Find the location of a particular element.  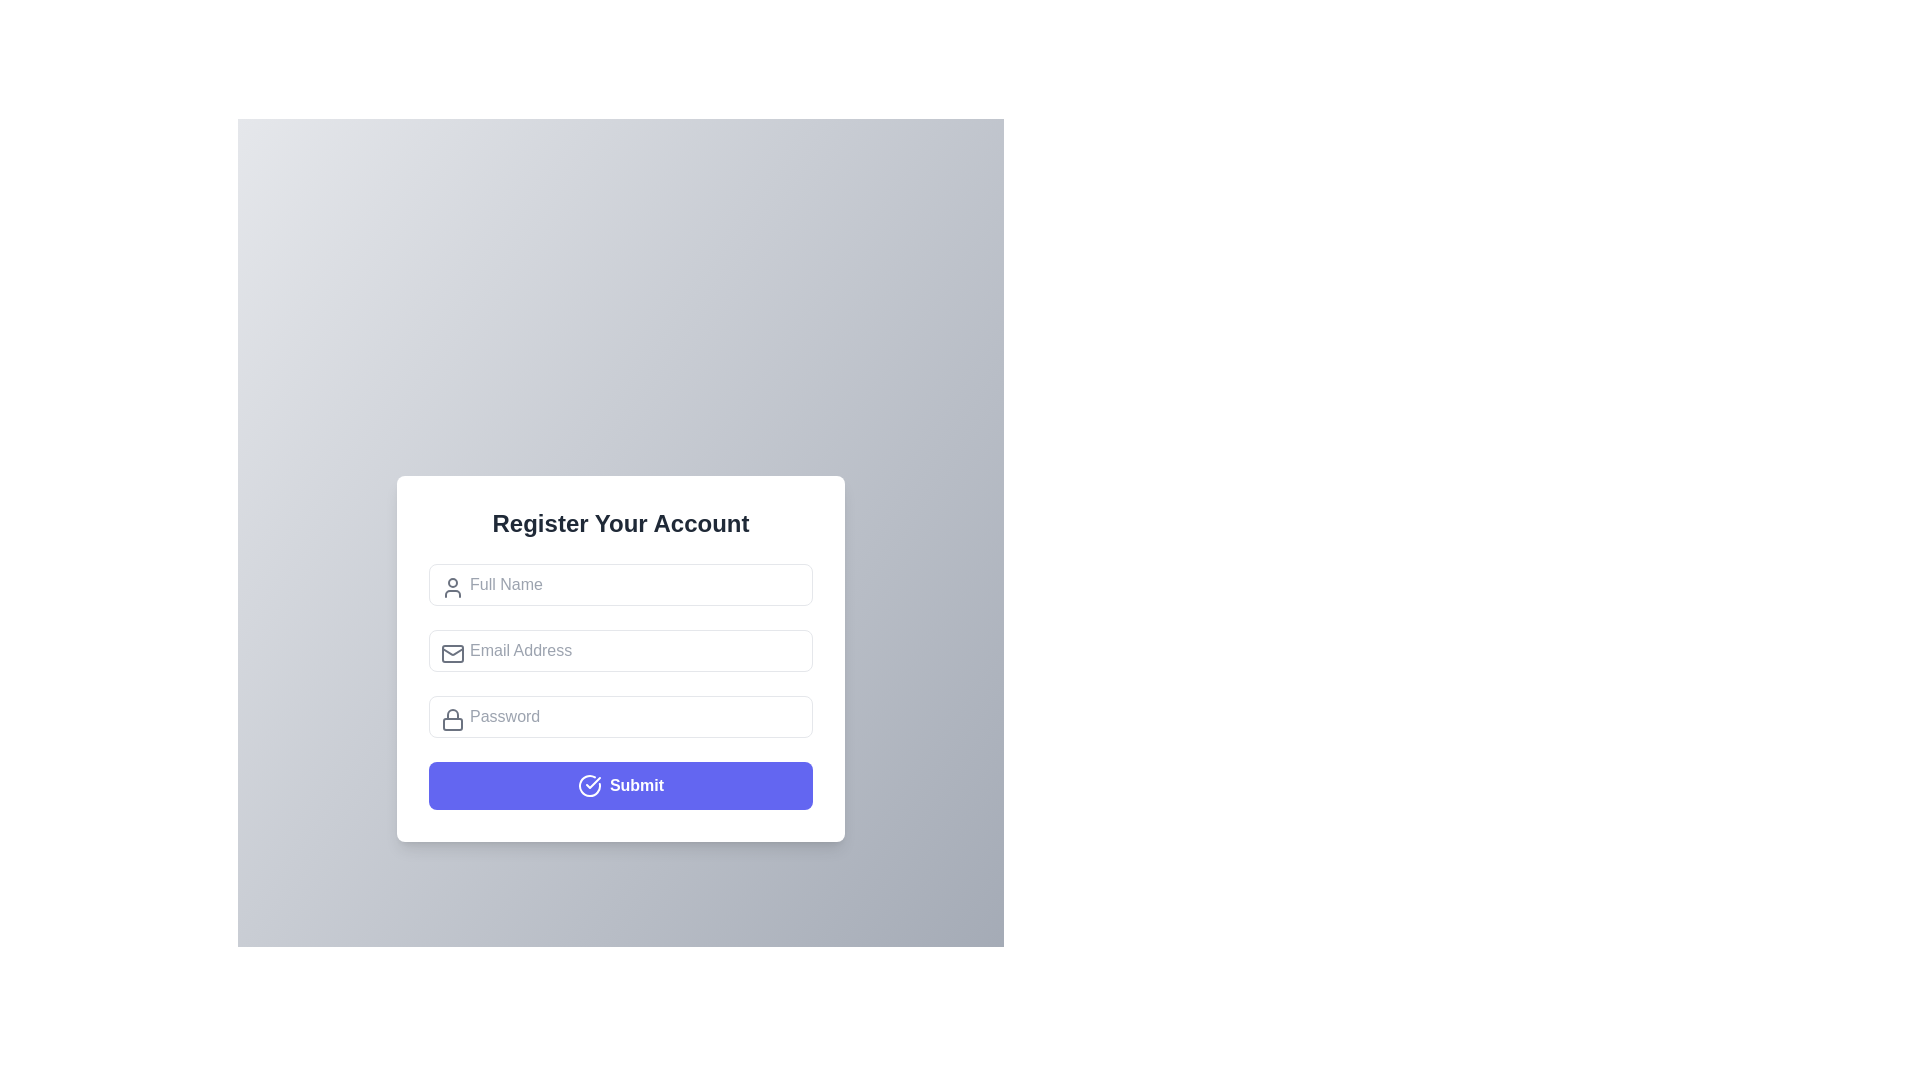

the icon indicating the input field for entering a full name, which is located in the top-left corner of the 'Full Name' text input field is located at coordinates (451, 585).